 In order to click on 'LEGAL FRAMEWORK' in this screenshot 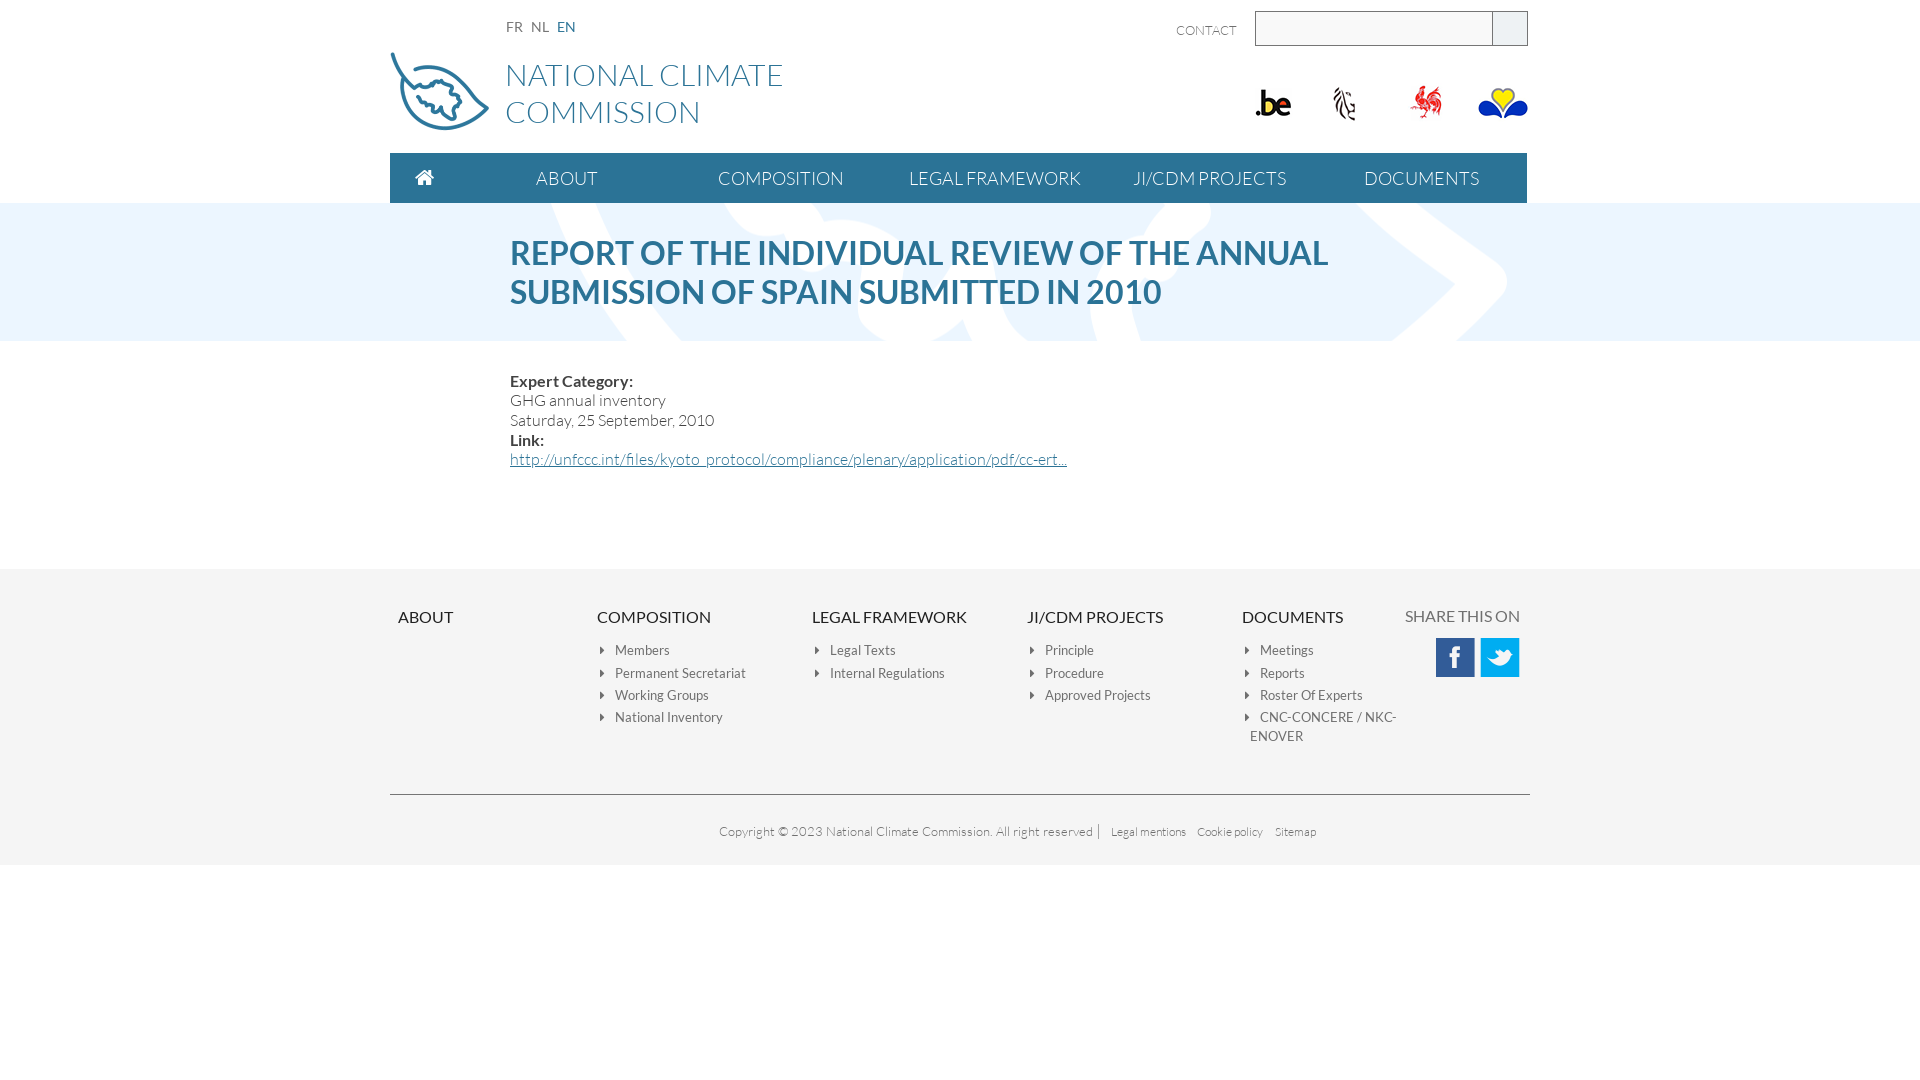, I will do `click(888, 615)`.